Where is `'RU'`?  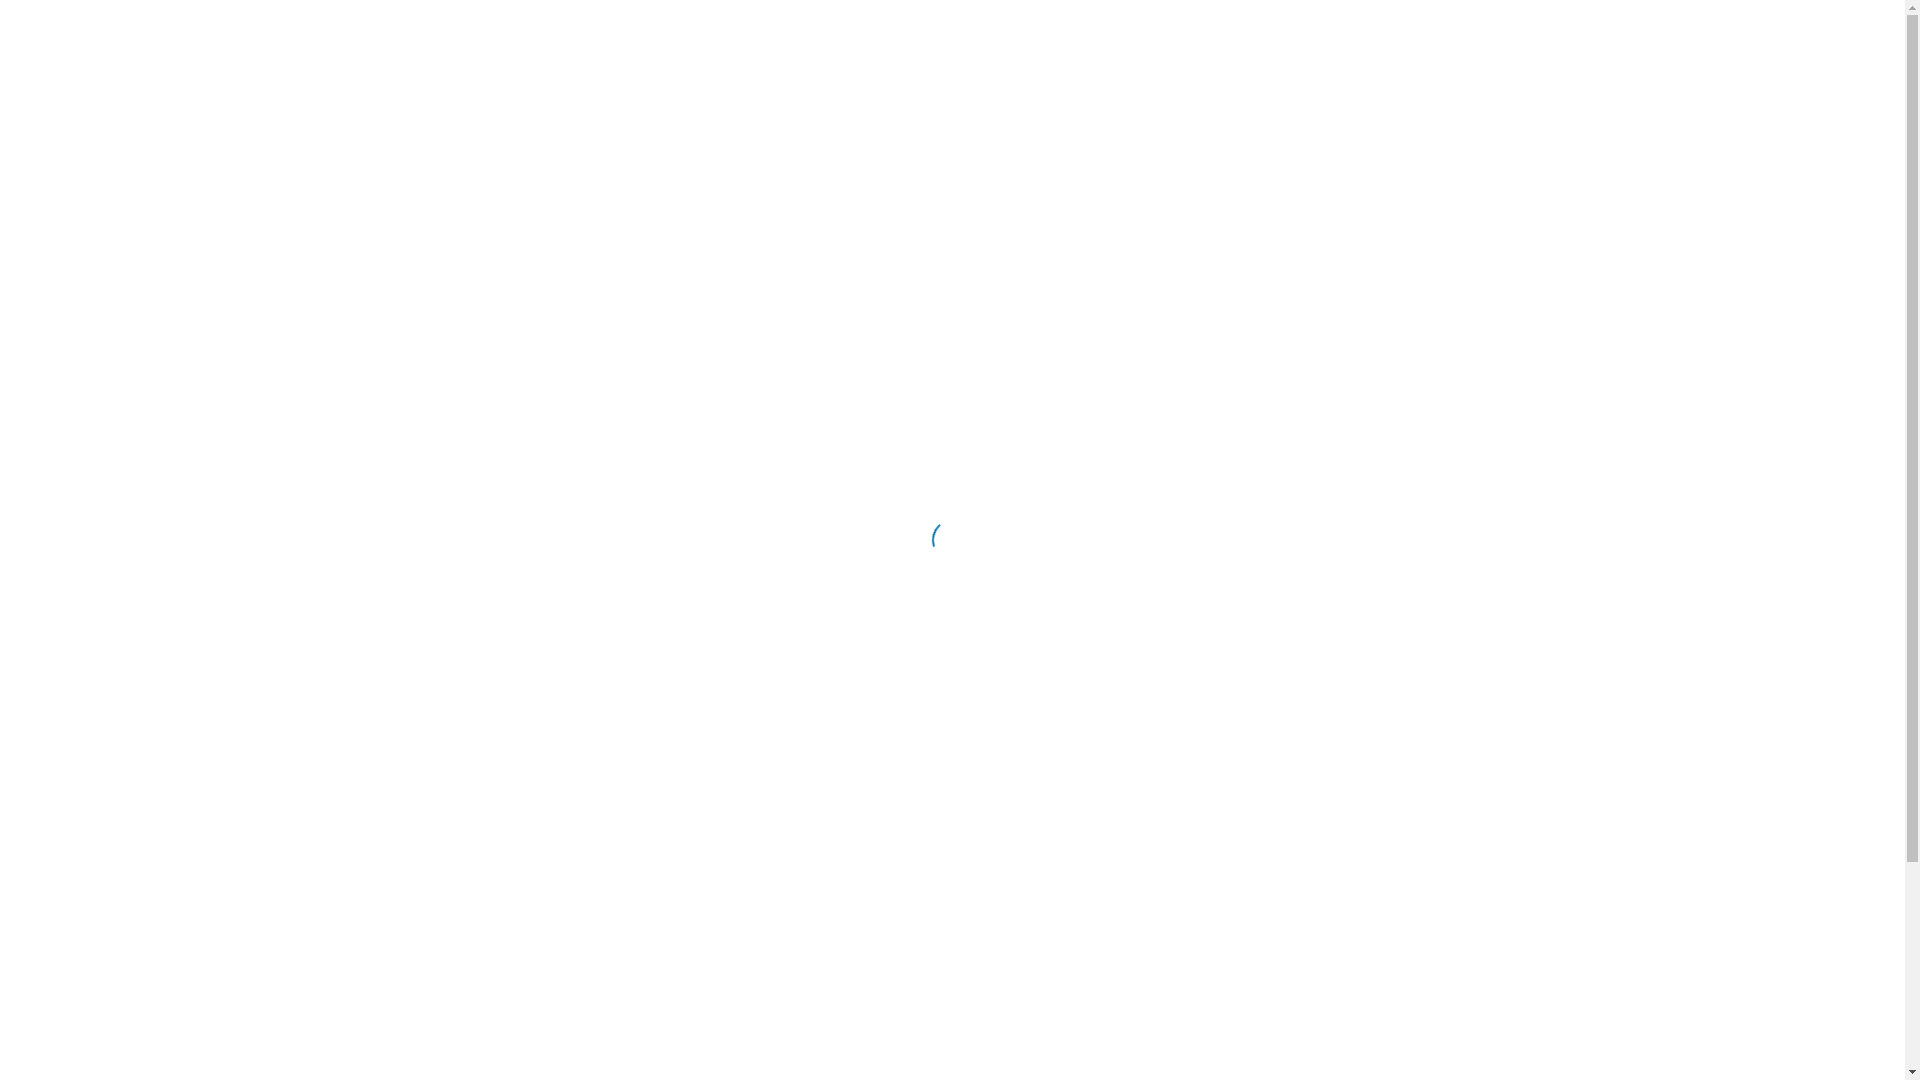 'RU' is located at coordinates (1838, 30).